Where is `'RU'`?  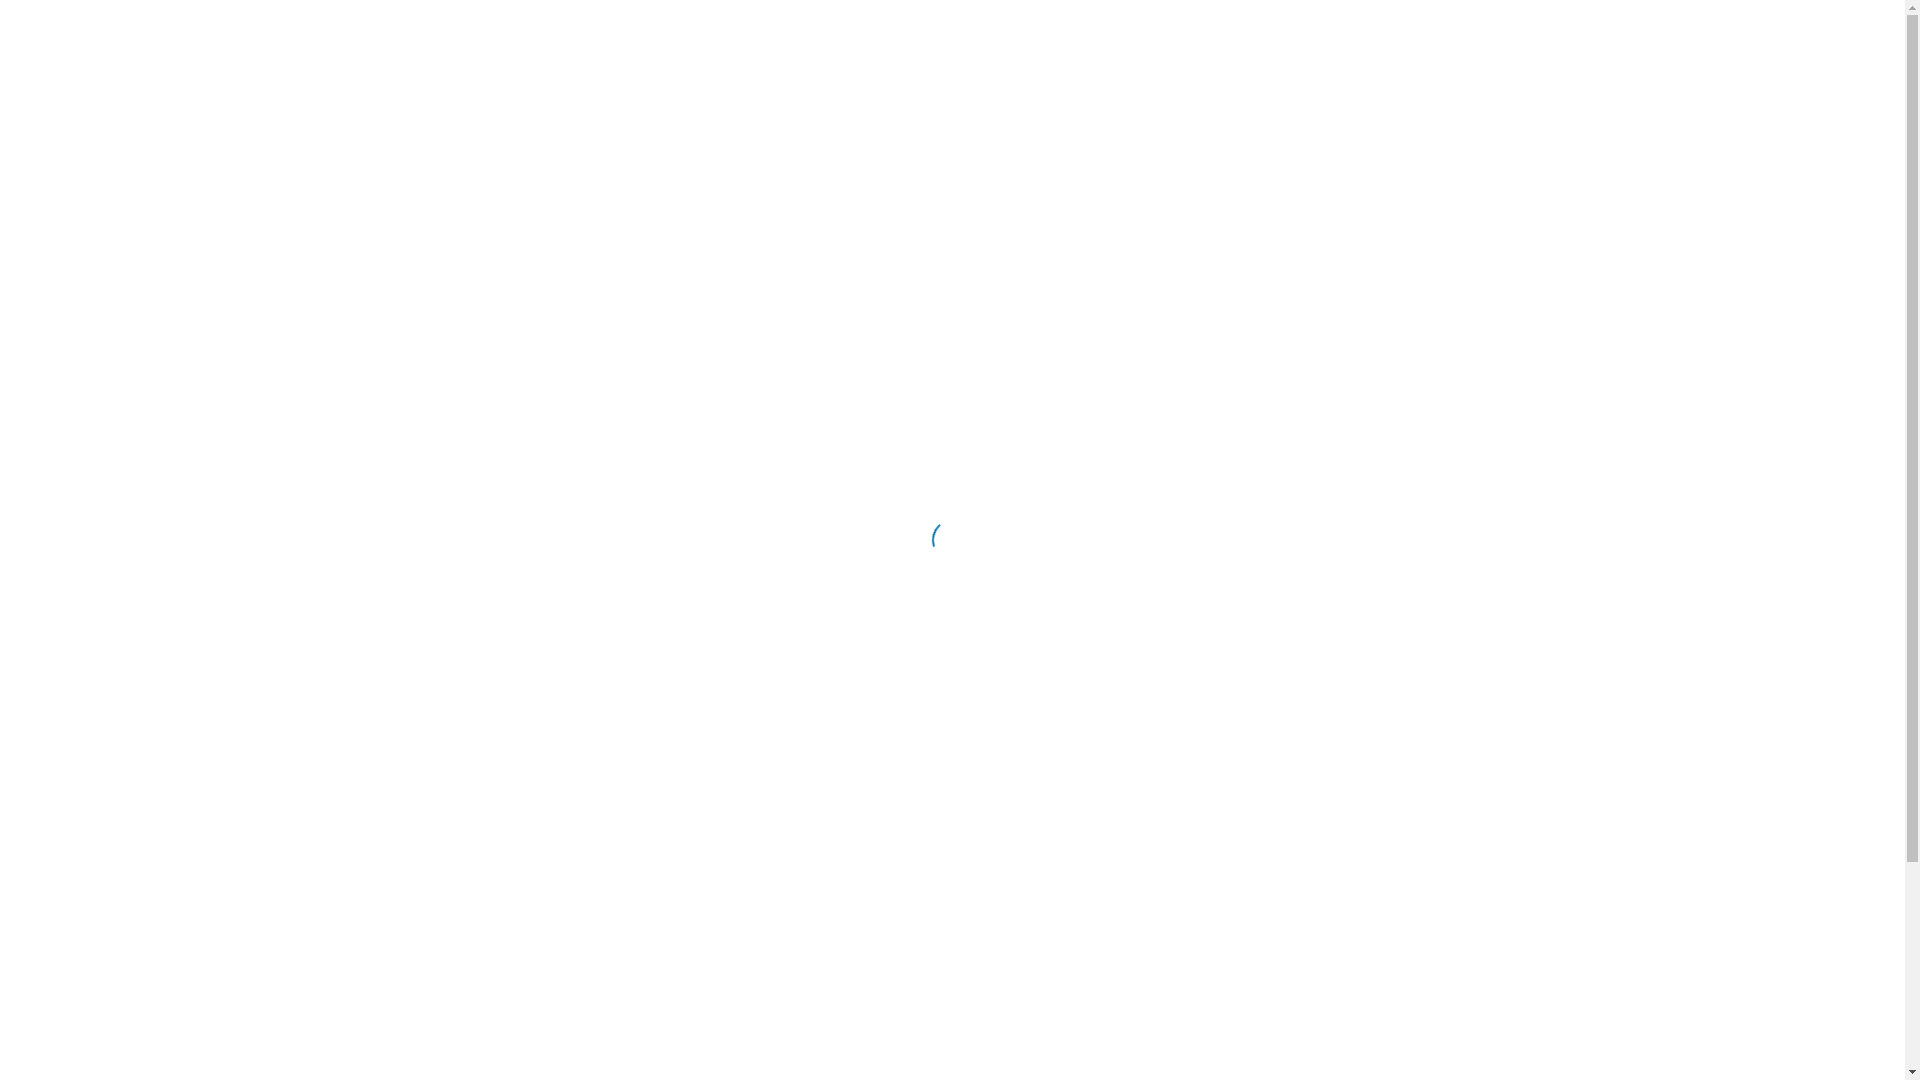 'RU' is located at coordinates (1838, 30).